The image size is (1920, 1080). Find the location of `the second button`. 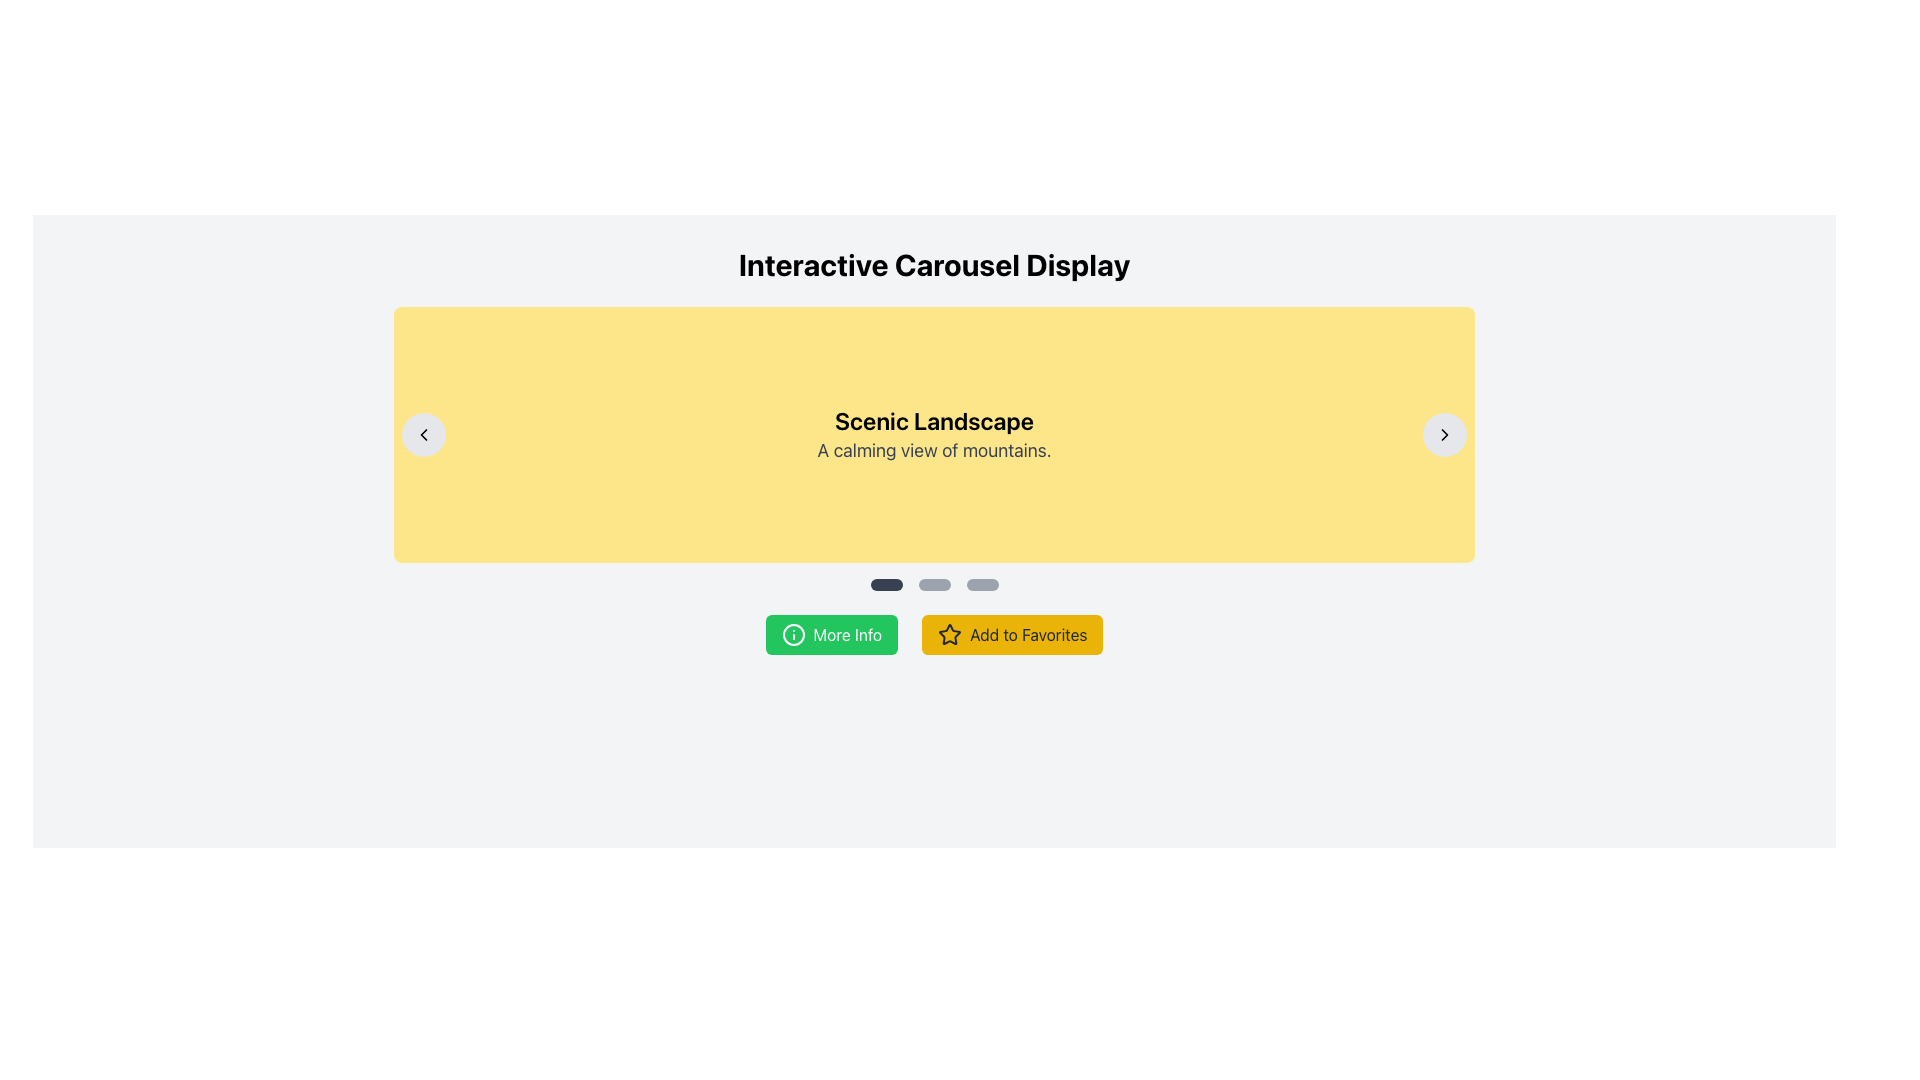

the second button is located at coordinates (1012, 635).